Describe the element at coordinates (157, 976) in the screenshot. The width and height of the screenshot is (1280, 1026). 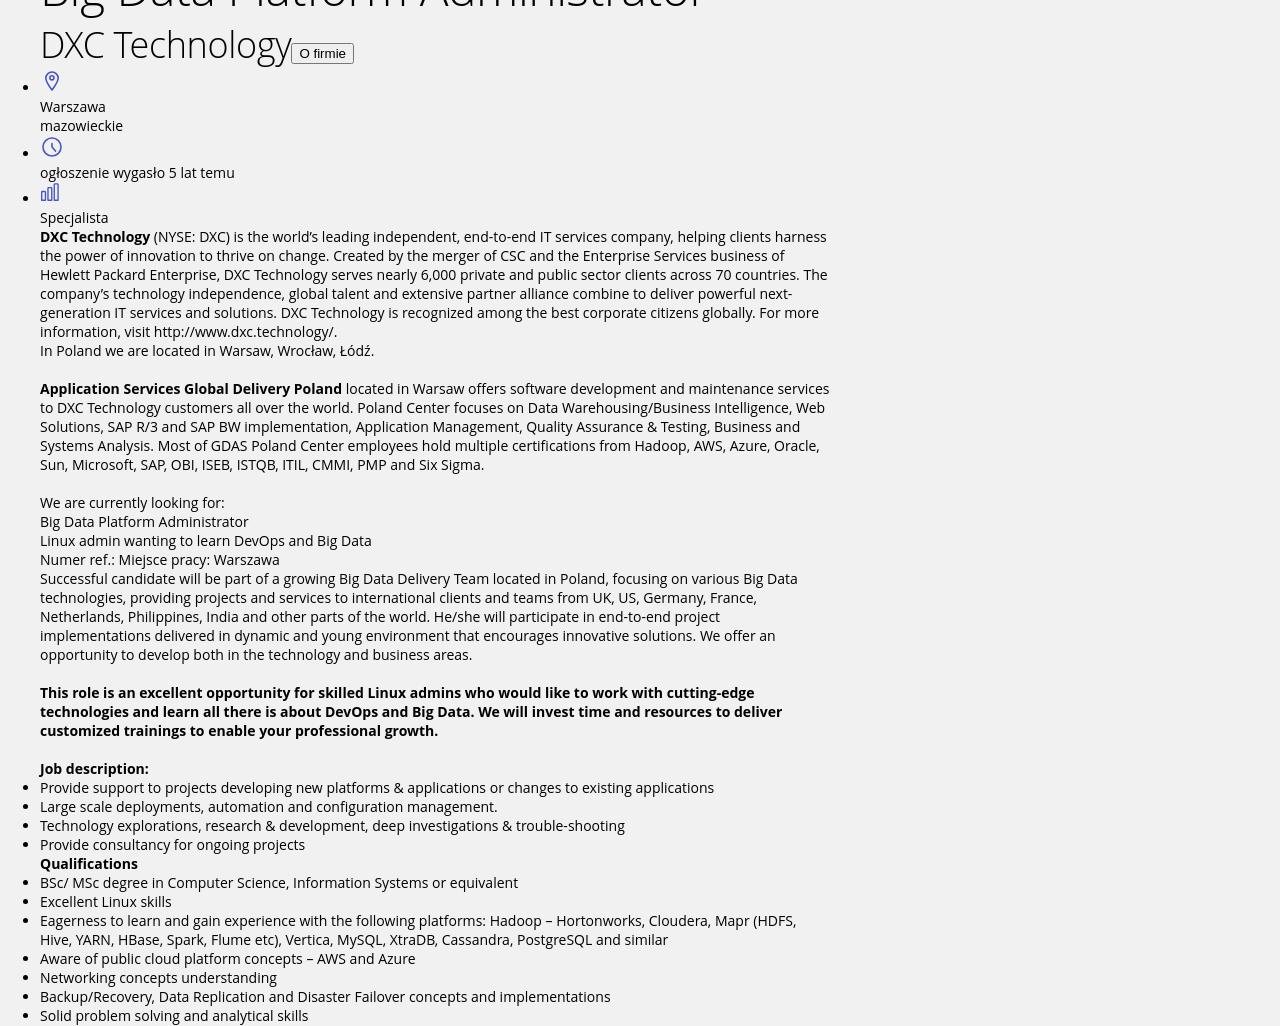
I see `'Networking concepts understanding'` at that location.